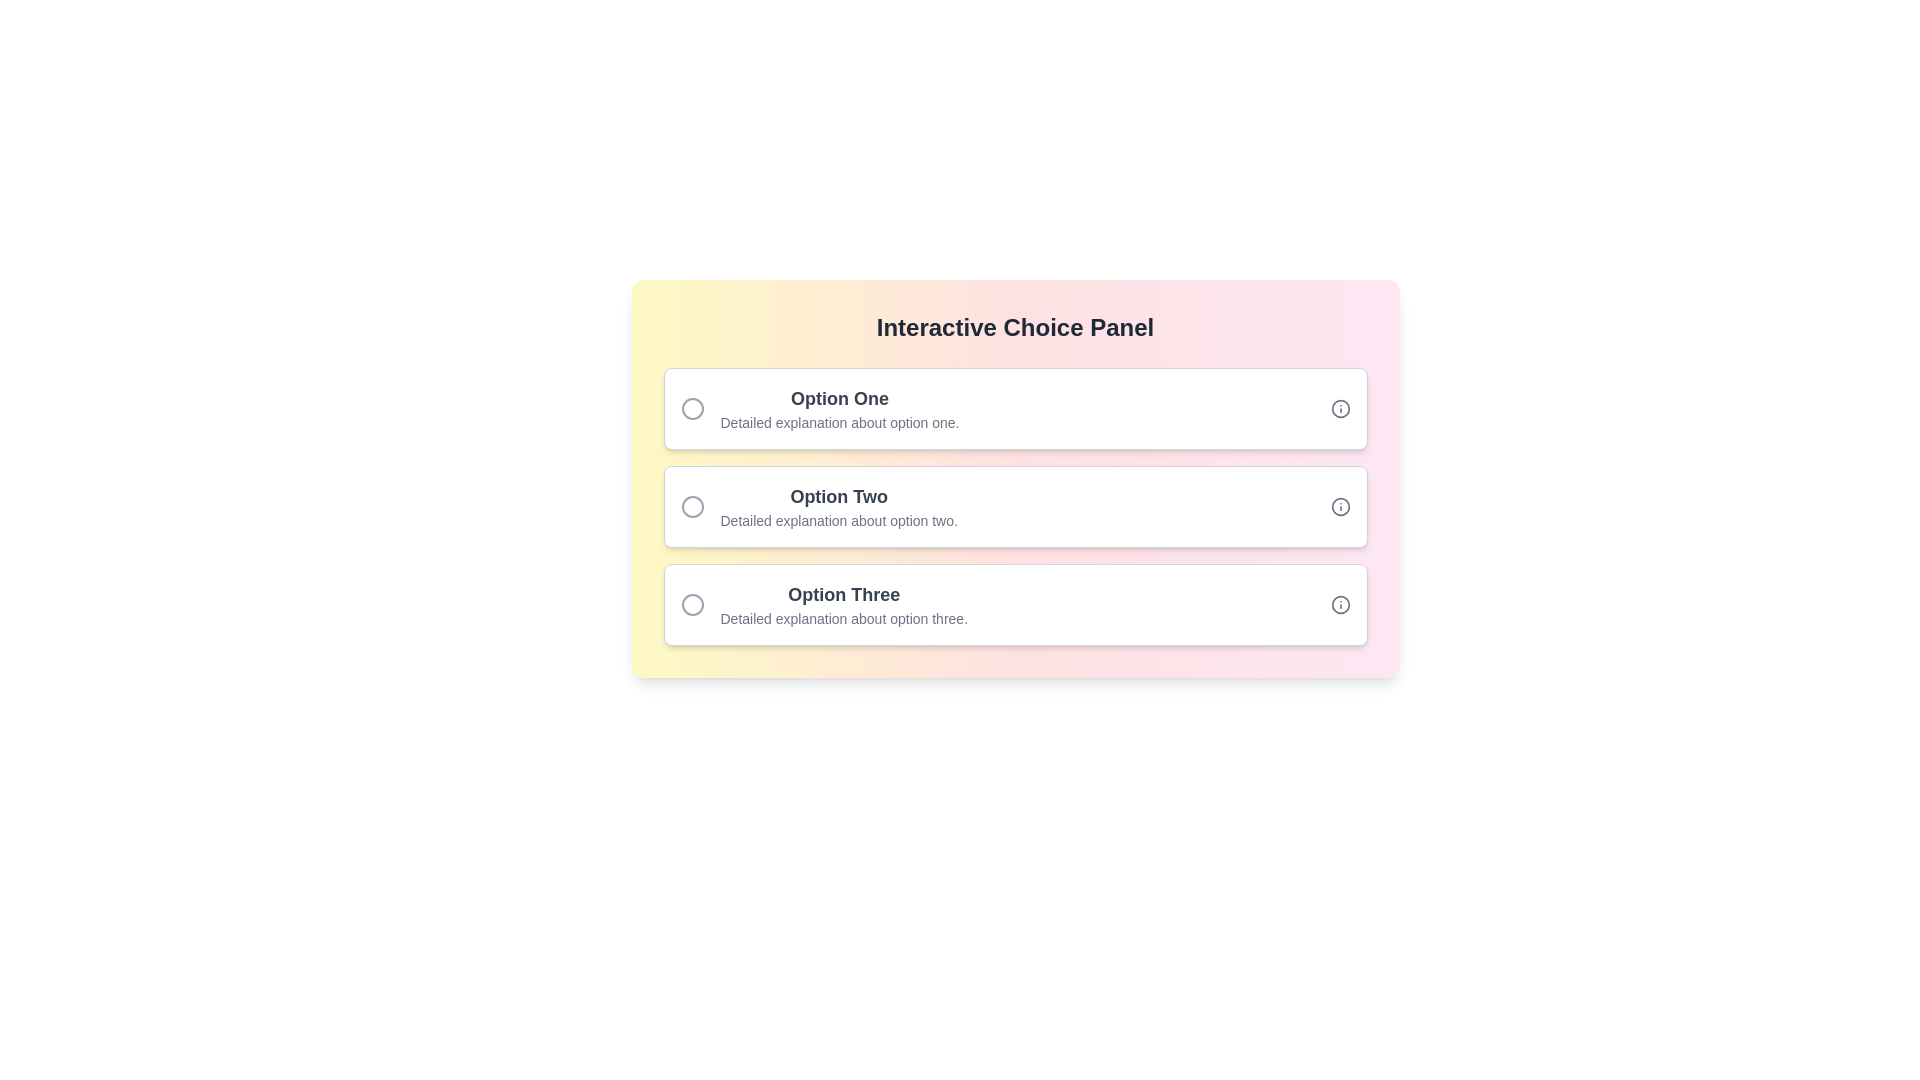 The width and height of the screenshot is (1920, 1080). Describe the element at coordinates (1015, 478) in the screenshot. I see `the selectable option within the styled panel that has a gradient background from yellow to pink, which contains three options: 'Option One,' 'Option Two,' and 'Option Three.'` at that location.